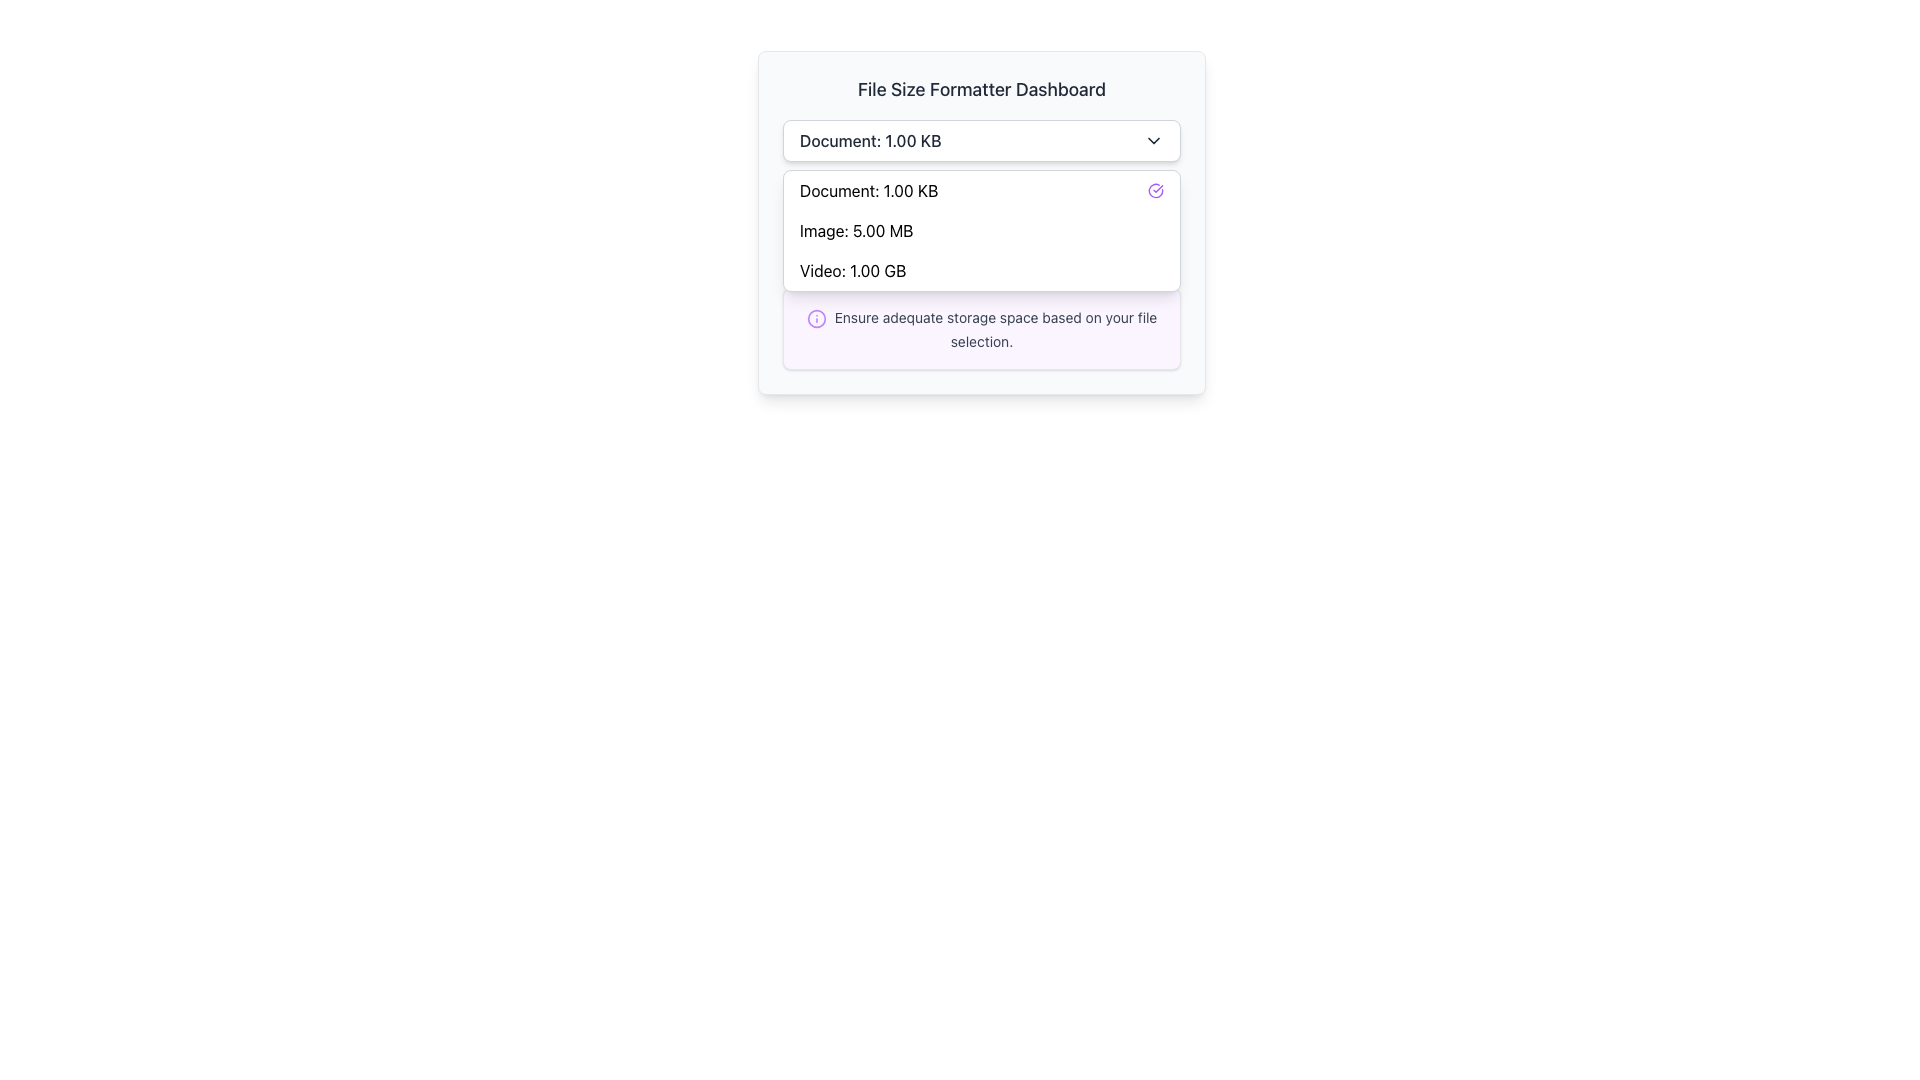 The image size is (1920, 1080). Describe the element at coordinates (982, 230) in the screenshot. I see `the second item in the informational list displaying file categories, which is labeled 'Image: 5.00 MB'` at that location.